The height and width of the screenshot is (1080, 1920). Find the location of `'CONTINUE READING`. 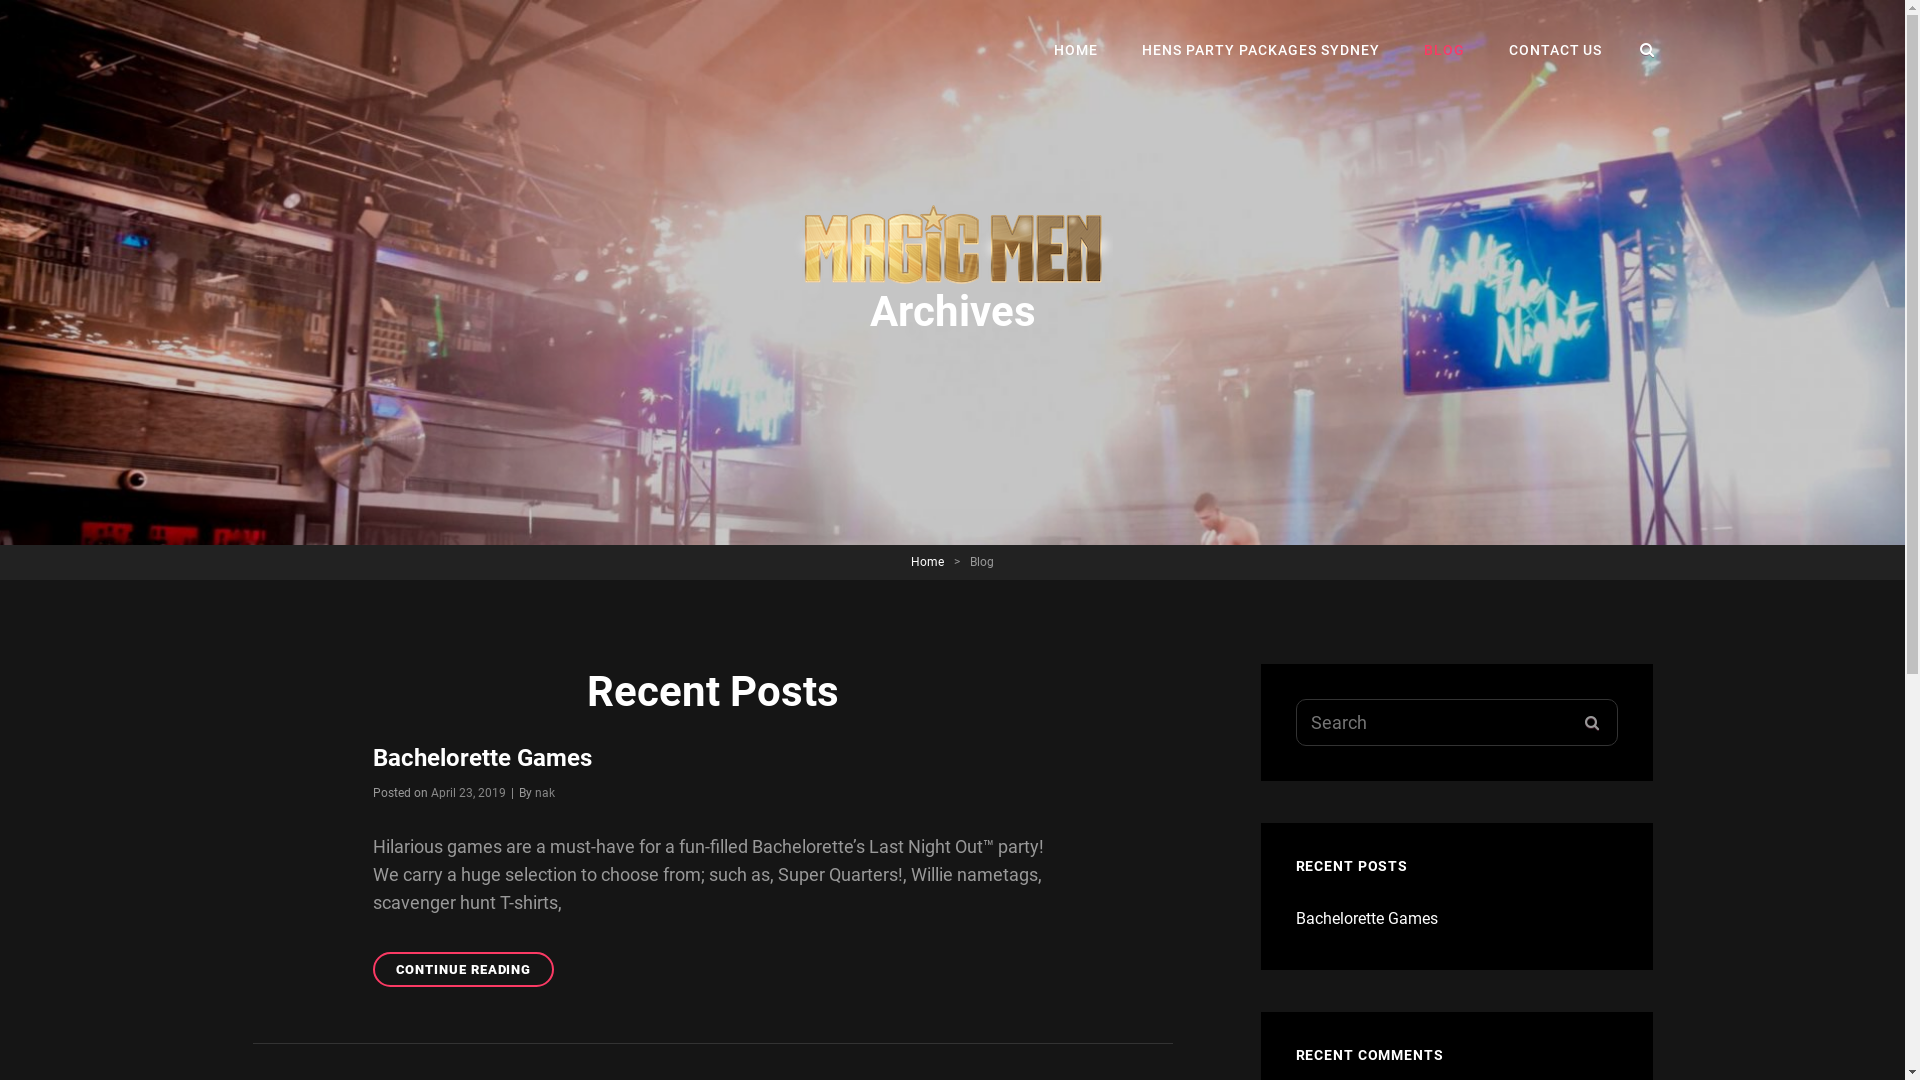

'CONTINUE READING is located at coordinates (372, 968).